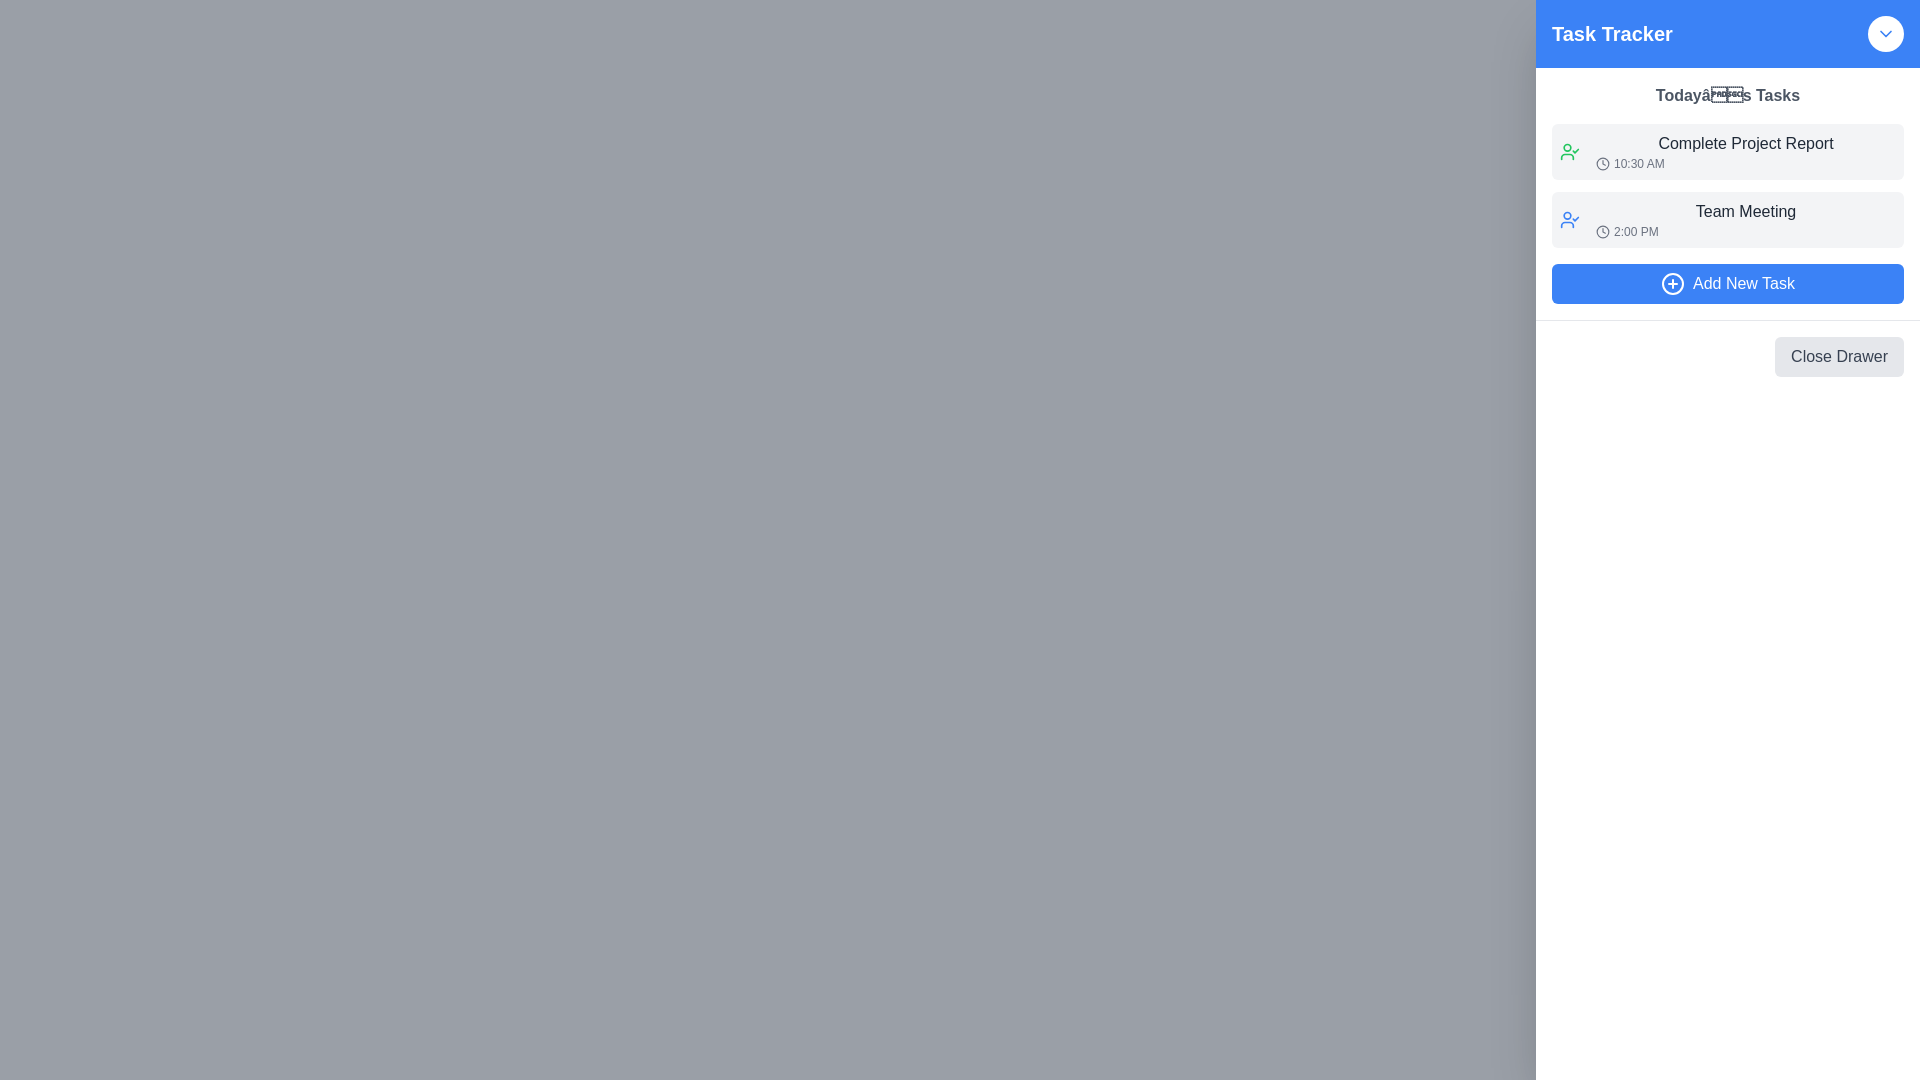  I want to click on the small circular clock icon with a gray stroke that indicates a time-related feature, located next to the '2:00 PM' text label for the 'Team Meeting' task, so click(1603, 230).